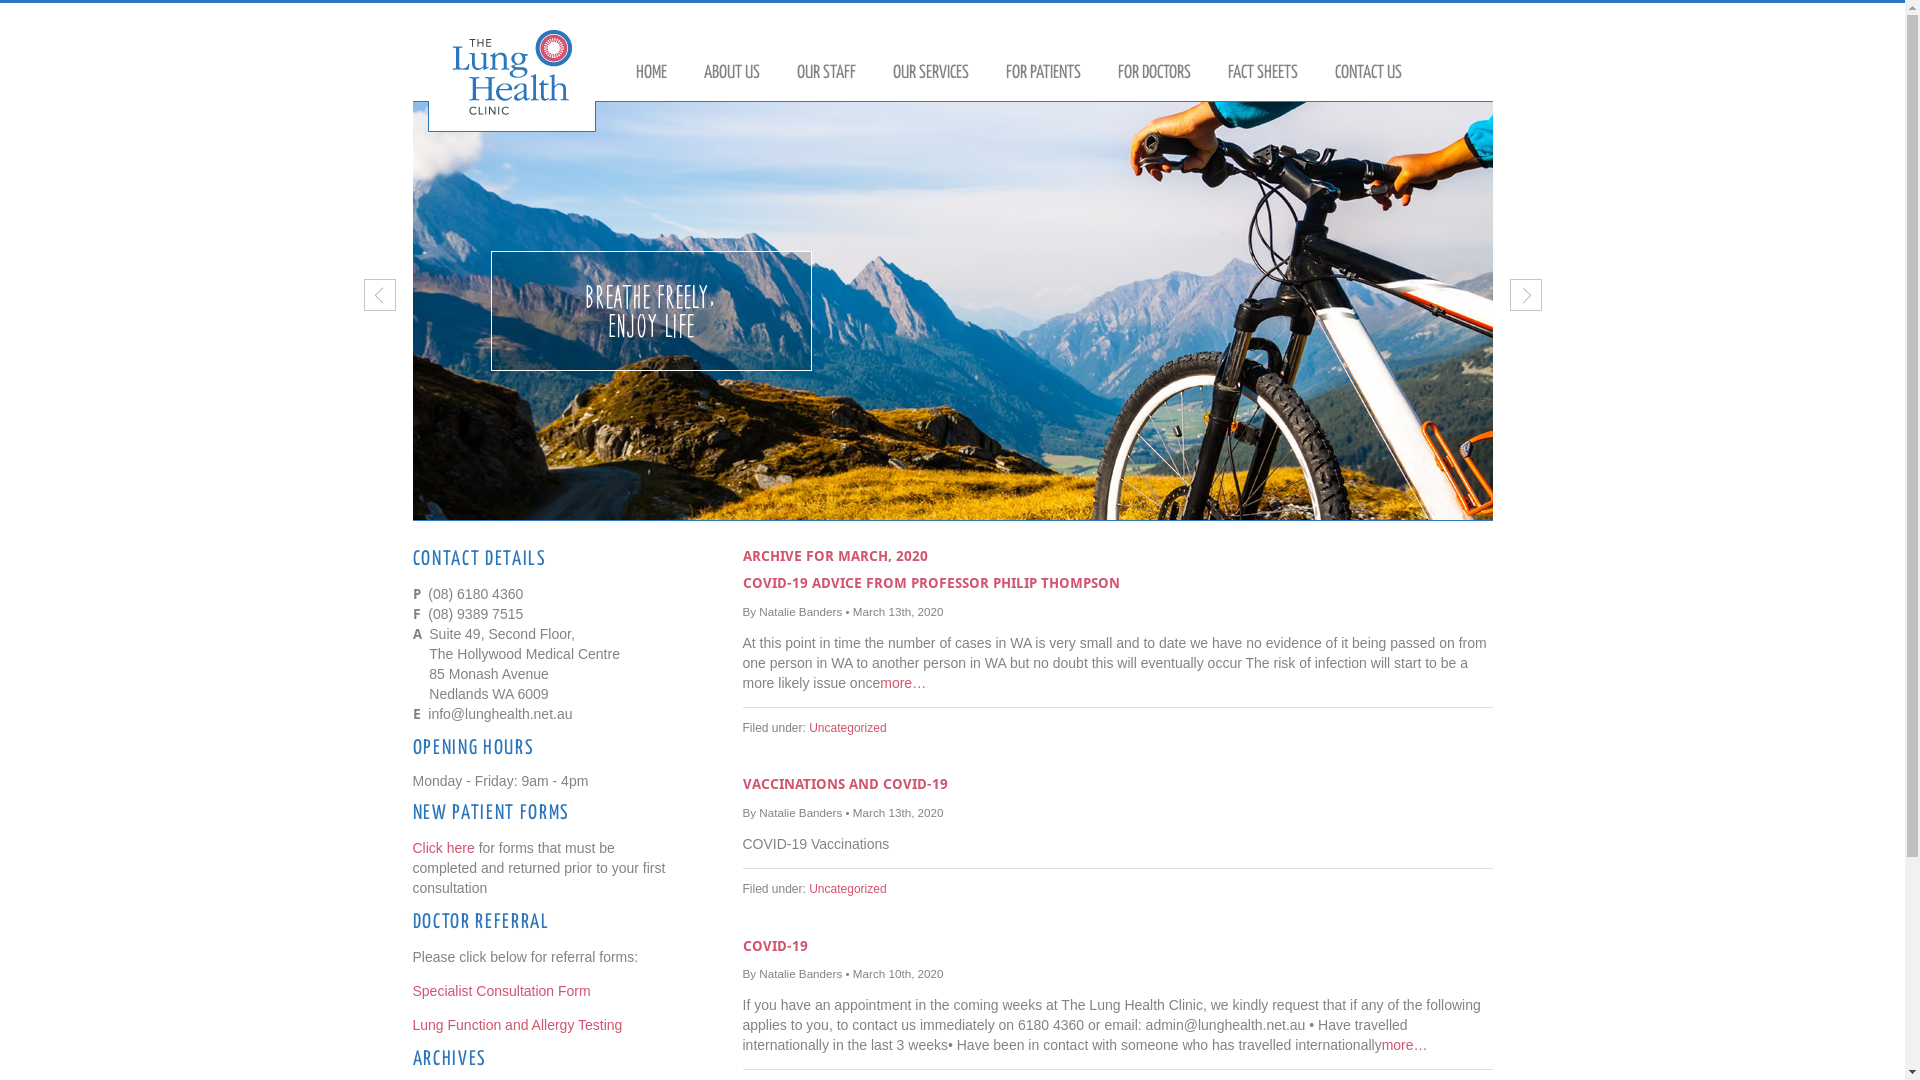 This screenshot has width=1920, height=1080. What do you see at coordinates (730, 72) in the screenshot?
I see `'ABOUT US'` at bounding box center [730, 72].